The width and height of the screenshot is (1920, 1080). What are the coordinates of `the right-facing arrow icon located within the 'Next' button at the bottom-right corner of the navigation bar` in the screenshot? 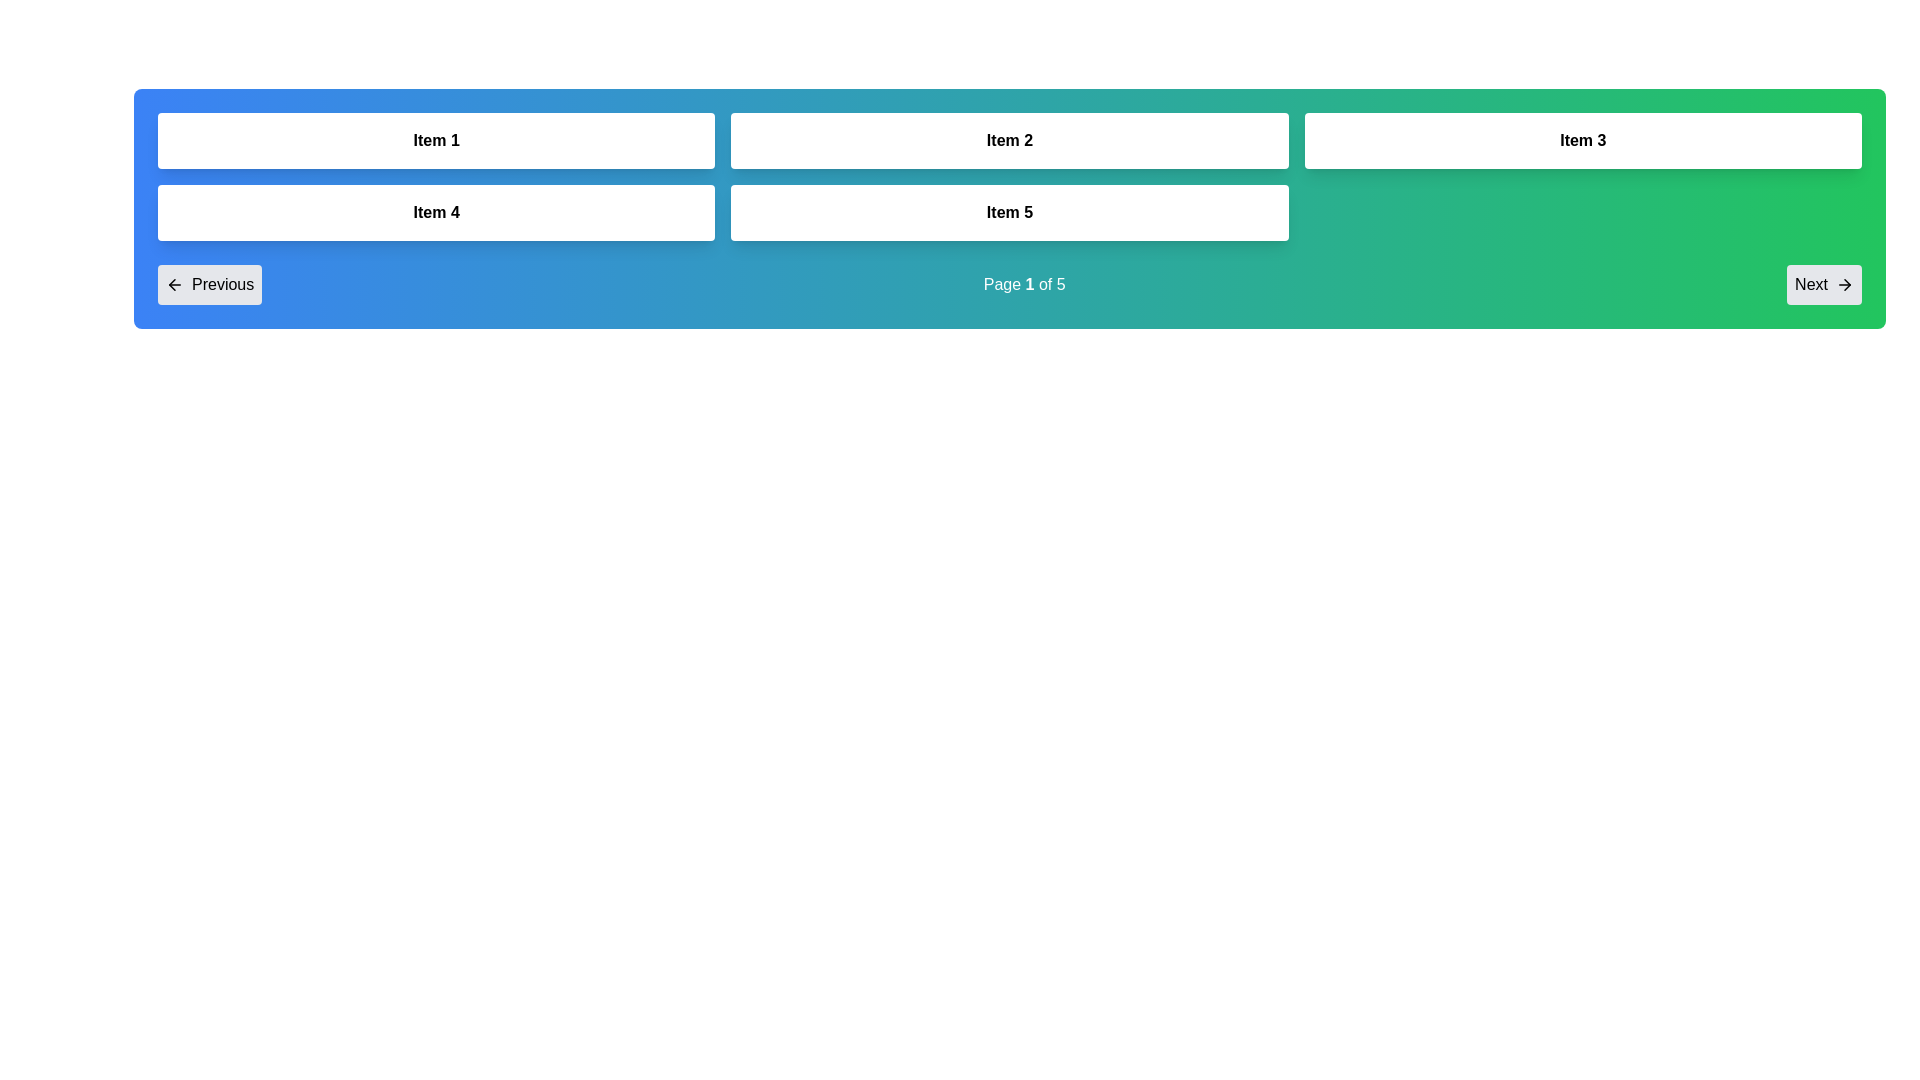 It's located at (1843, 285).